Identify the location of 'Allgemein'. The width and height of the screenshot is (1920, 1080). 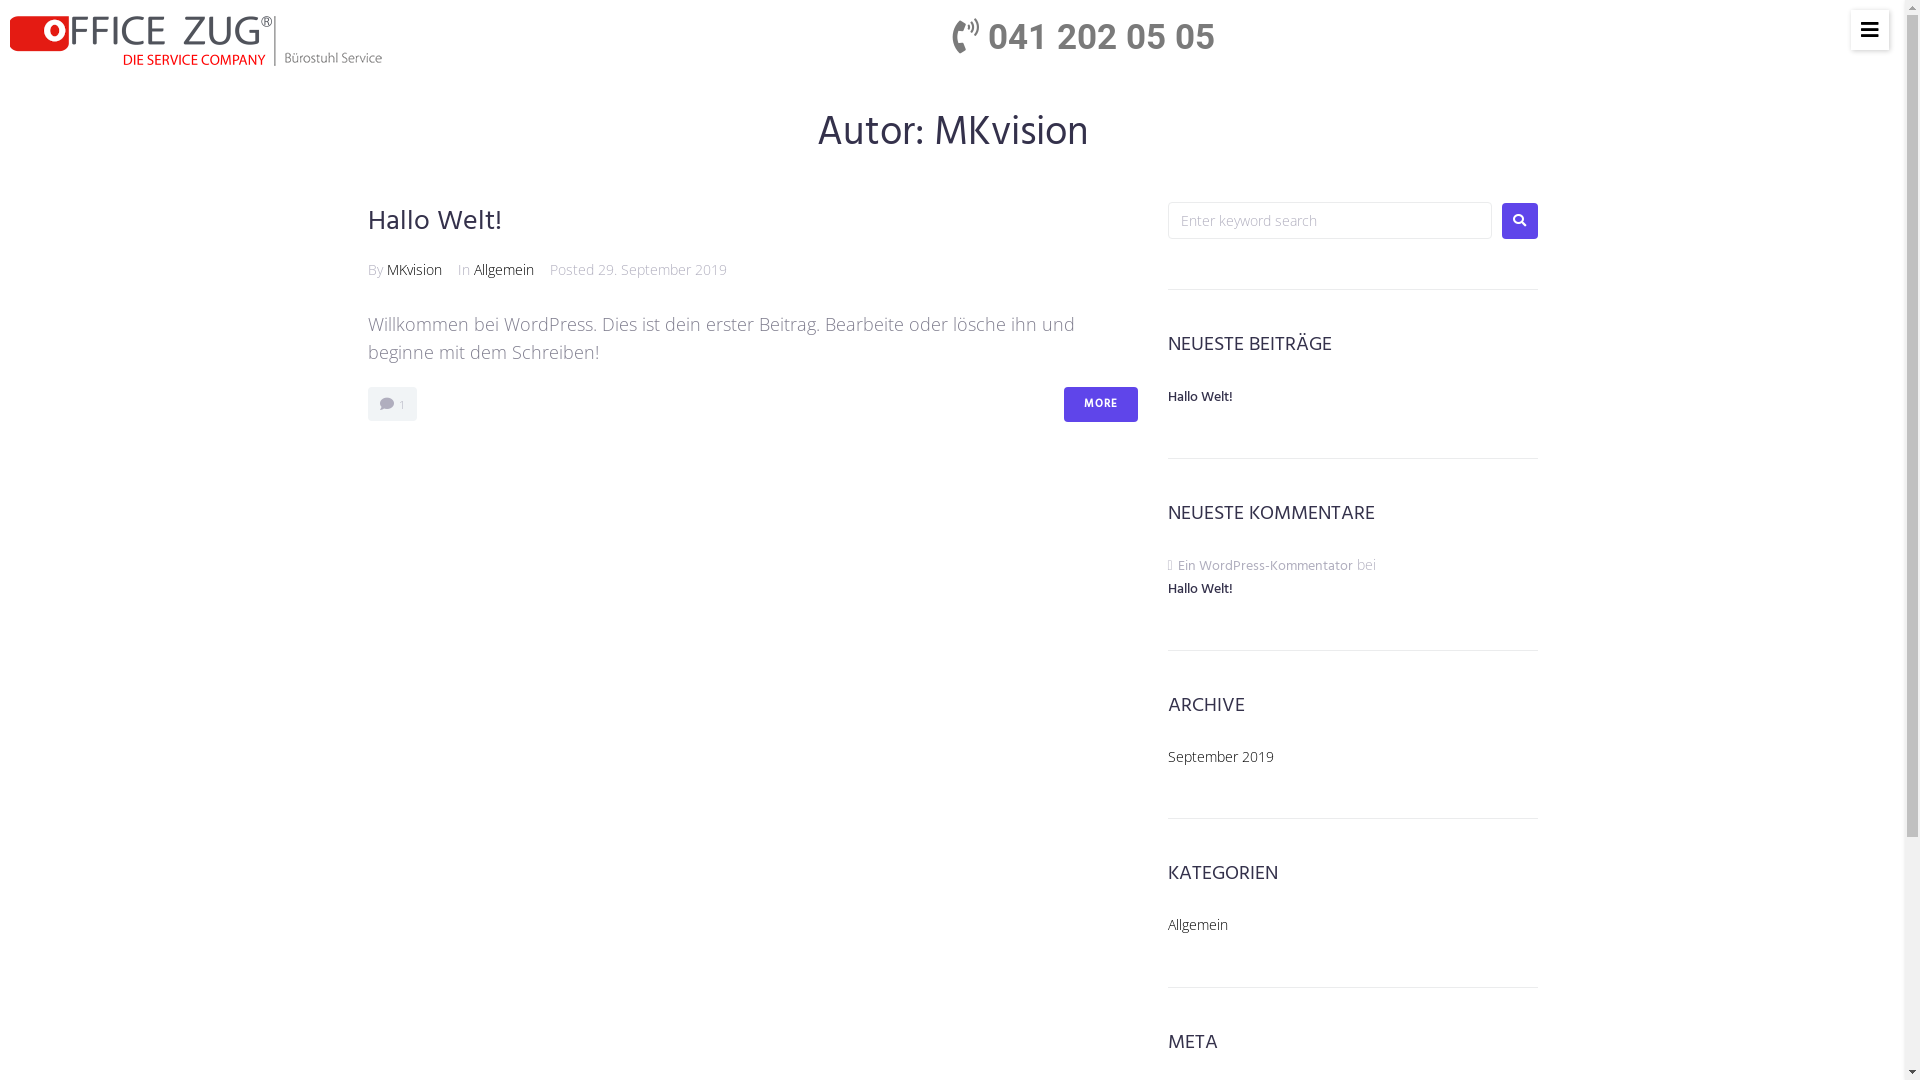
(504, 268).